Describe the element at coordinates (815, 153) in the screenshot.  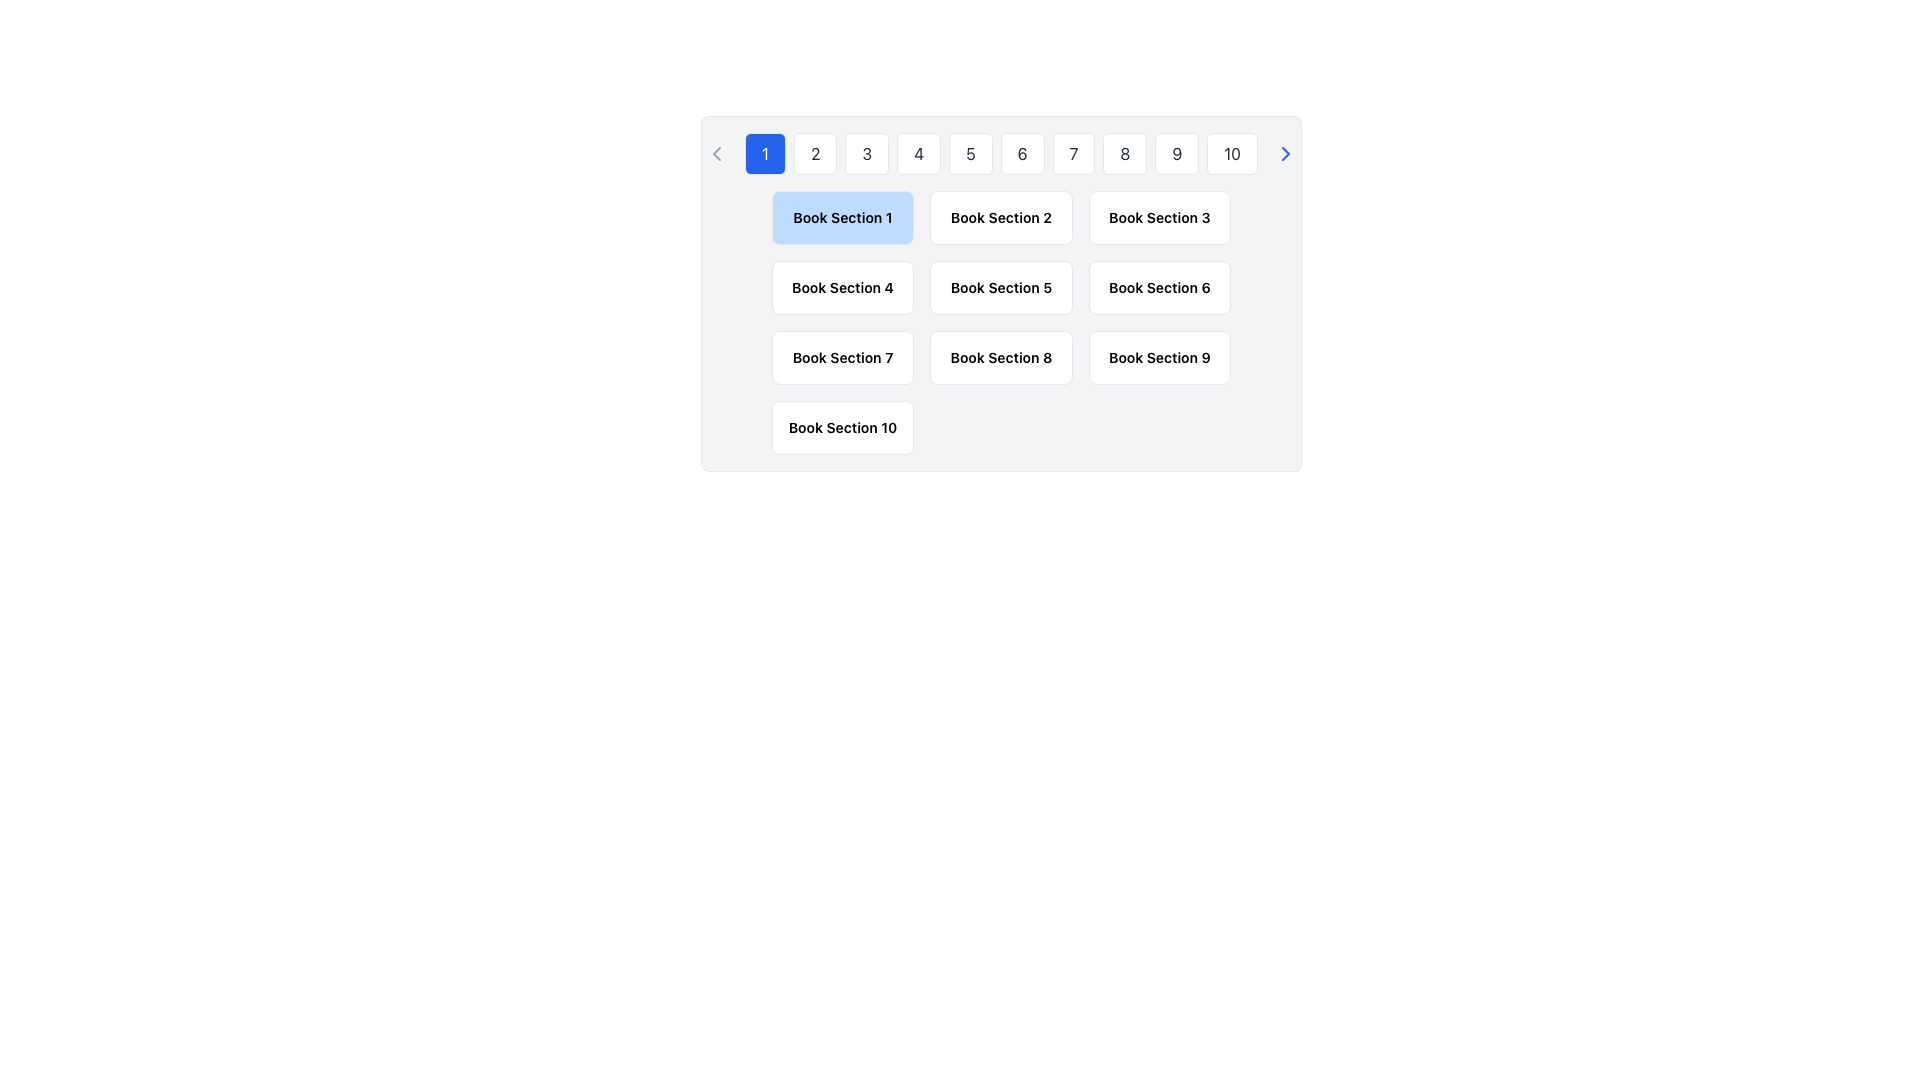
I see `the rounded rectangular button labeled '2' with a white background and gray border, located in a horizontal list of buttons above content panels` at that location.